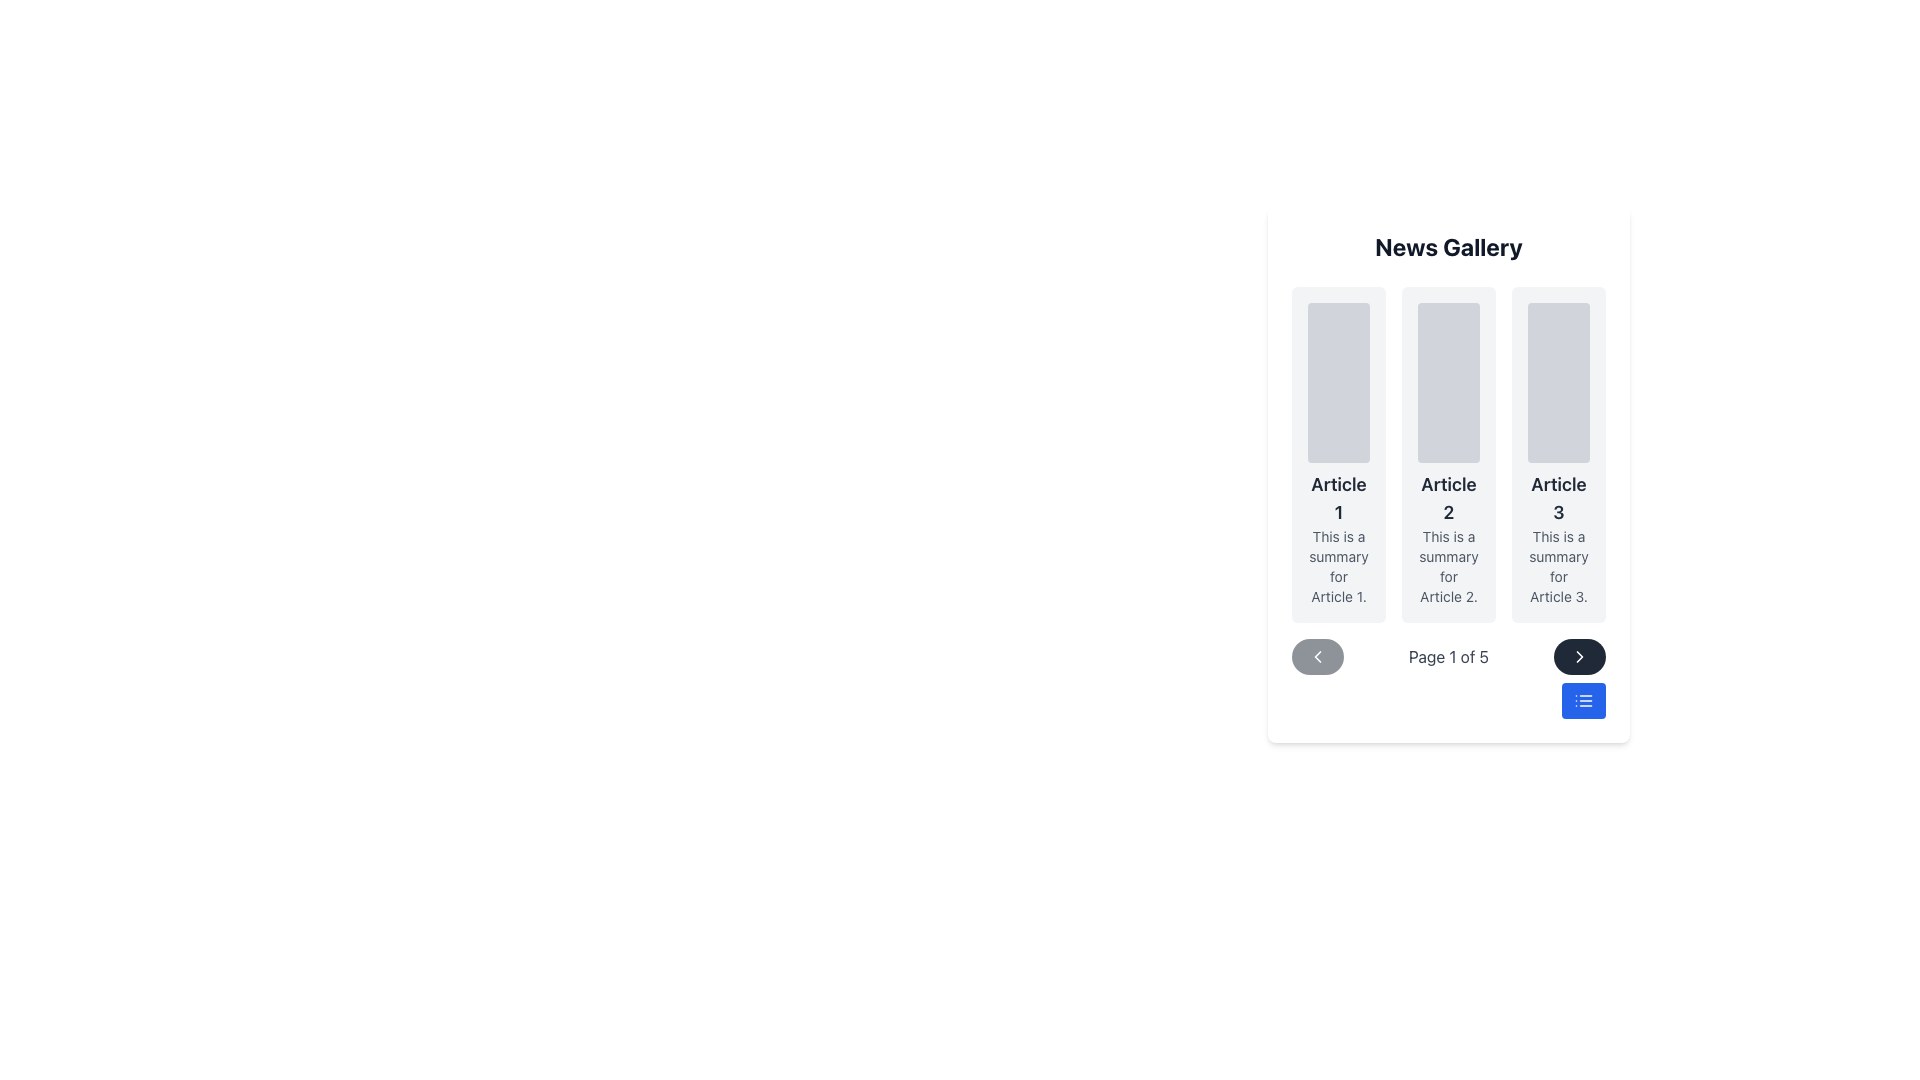  Describe the element at coordinates (1318, 656) in the screenshot. I see `the left chevron icon inside the circular button located at the bottom-left corner of the content card` at that location.